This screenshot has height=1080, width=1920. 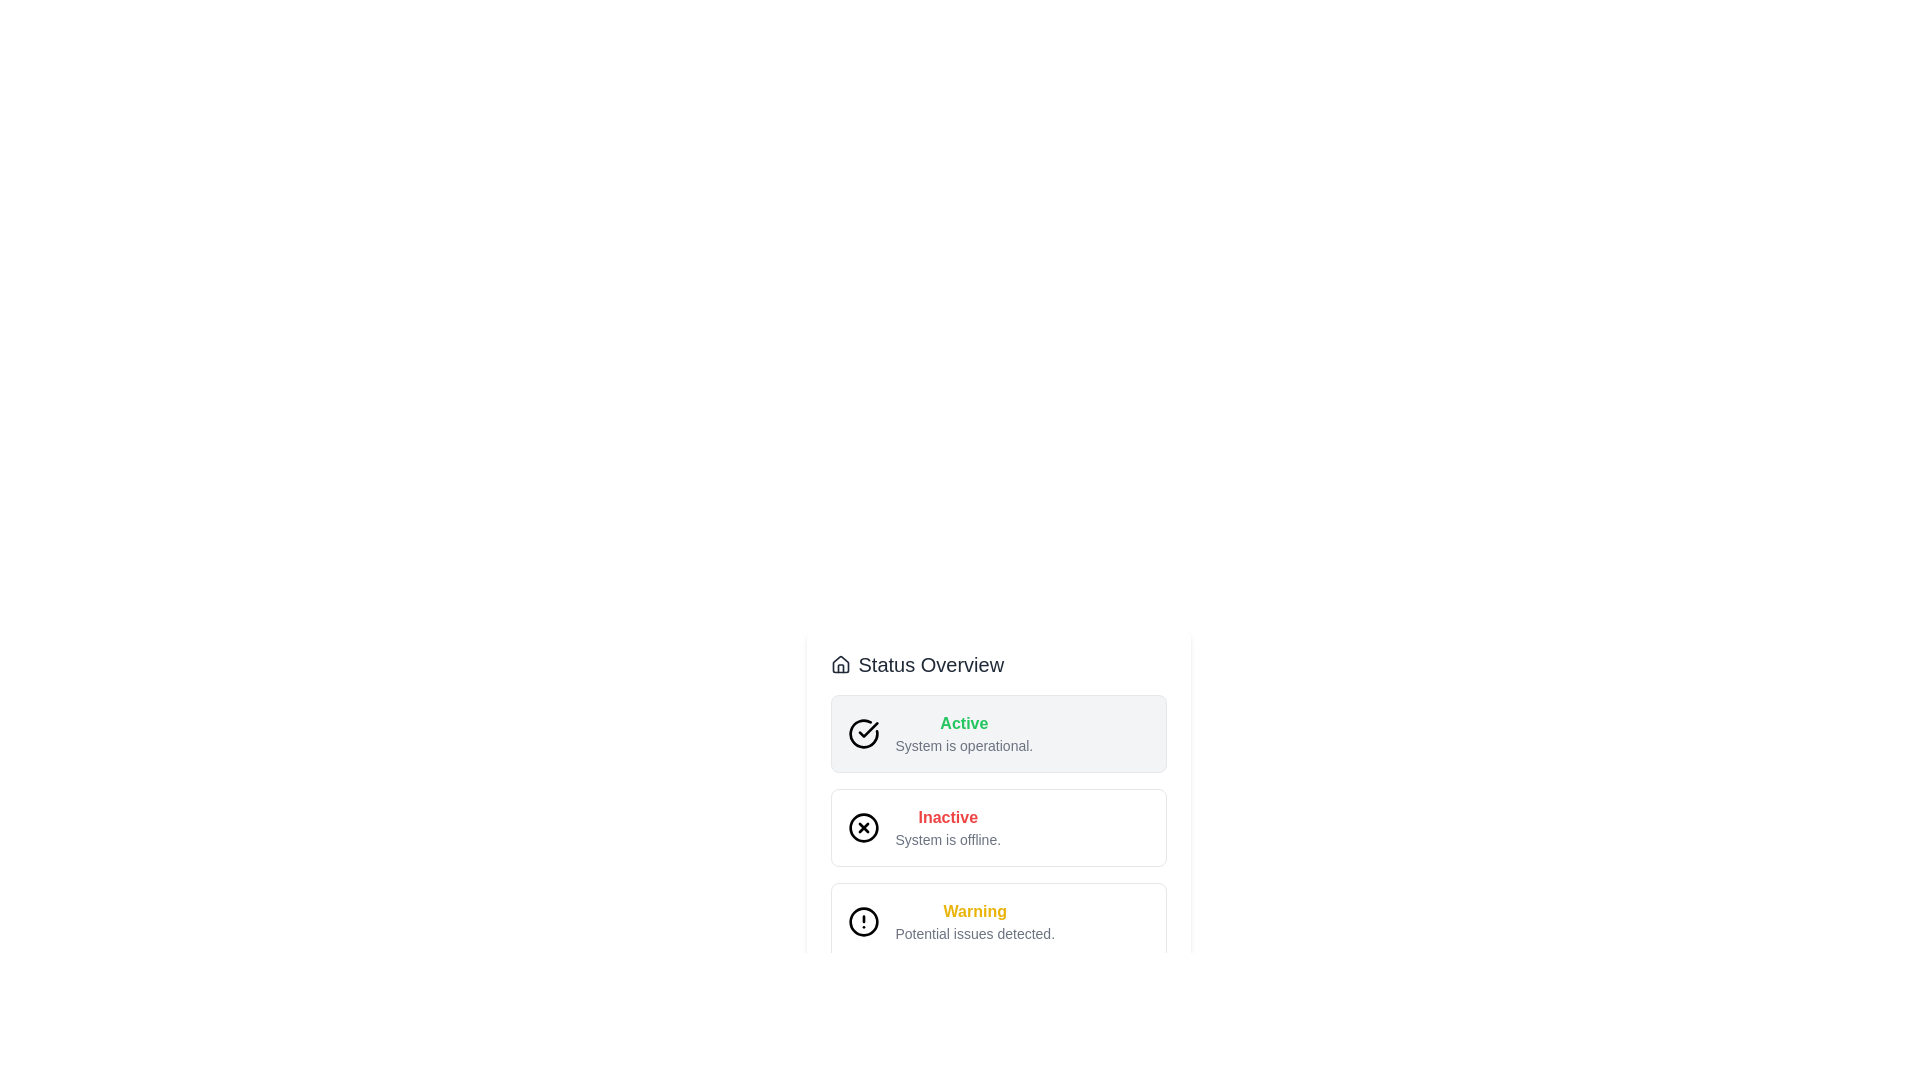 I want to click on the stylized black house icon, which represents the base of a house-shaped icon located at the top left of the 'Status Overview' heading, so click(x=840, y=664).